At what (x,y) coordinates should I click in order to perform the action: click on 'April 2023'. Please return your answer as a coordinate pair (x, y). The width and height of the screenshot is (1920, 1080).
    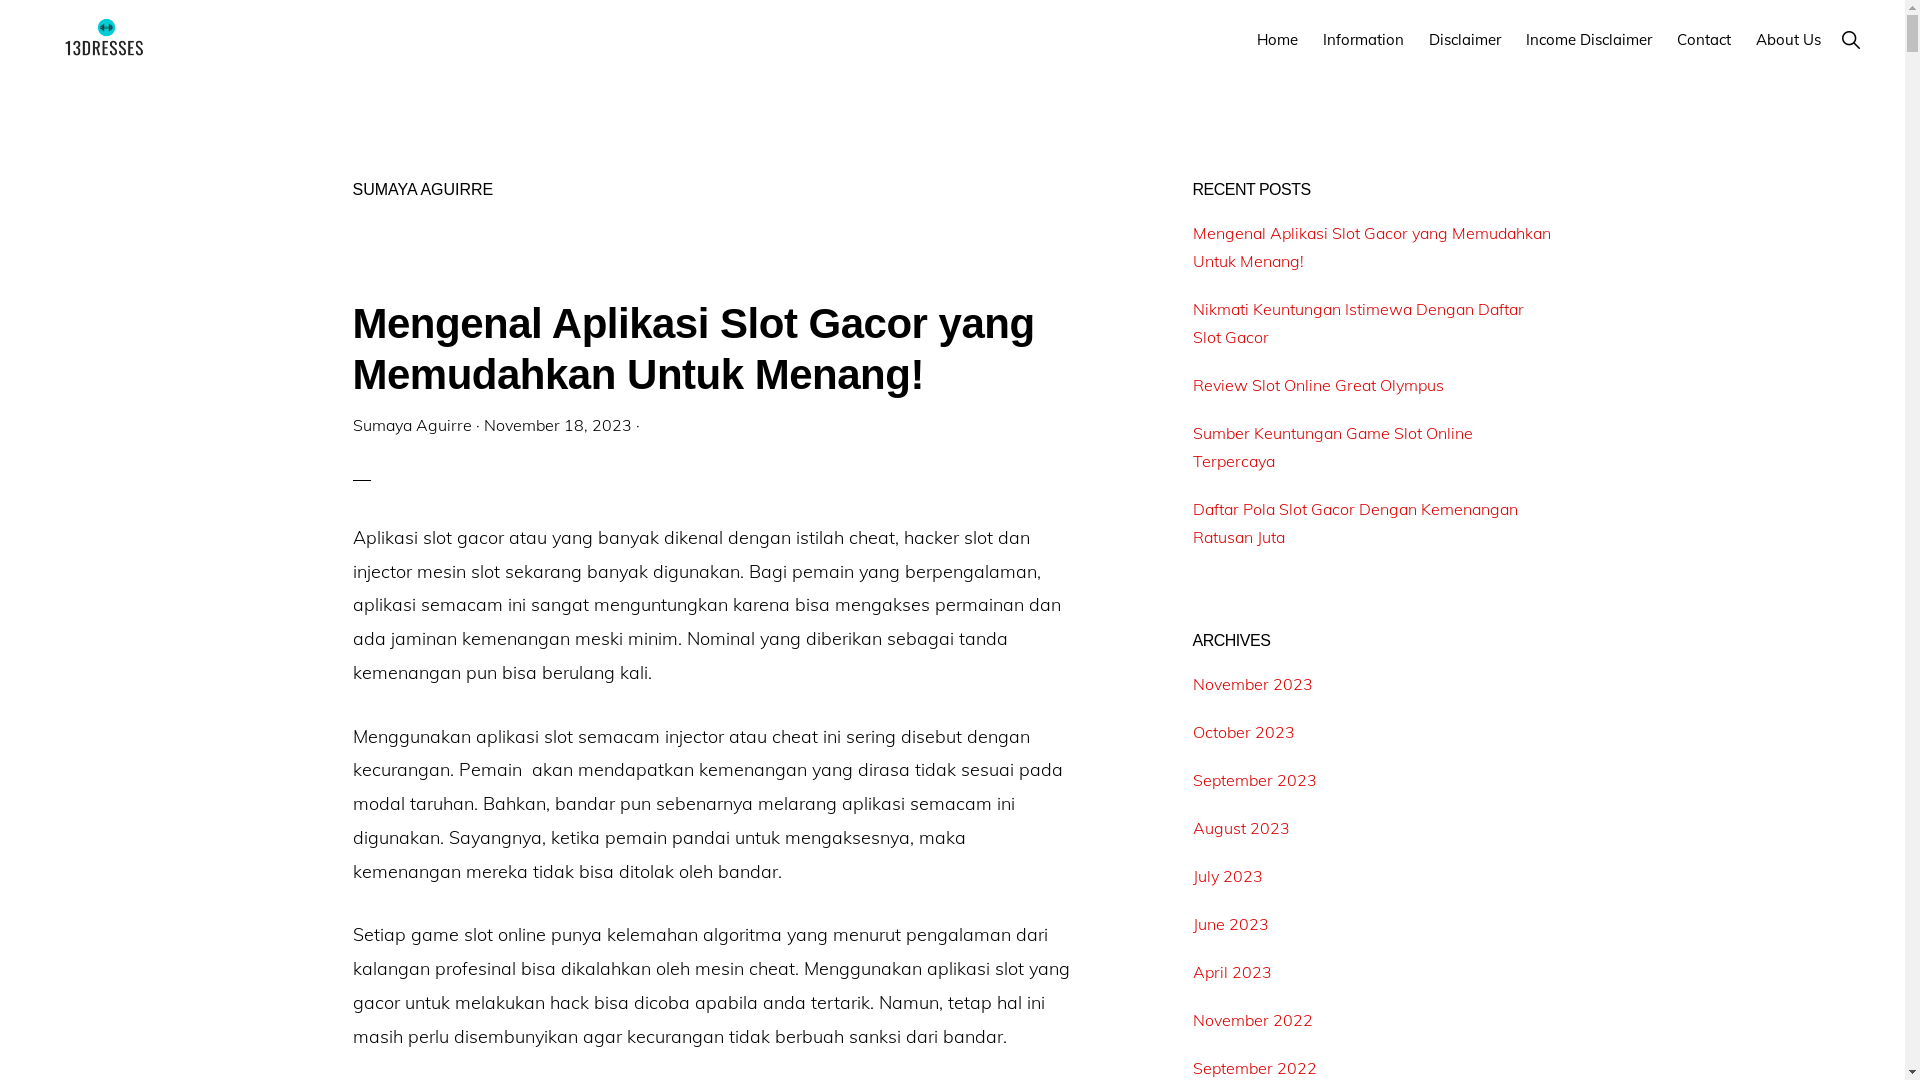
    Looking at the image, I should click on (1230, 971).